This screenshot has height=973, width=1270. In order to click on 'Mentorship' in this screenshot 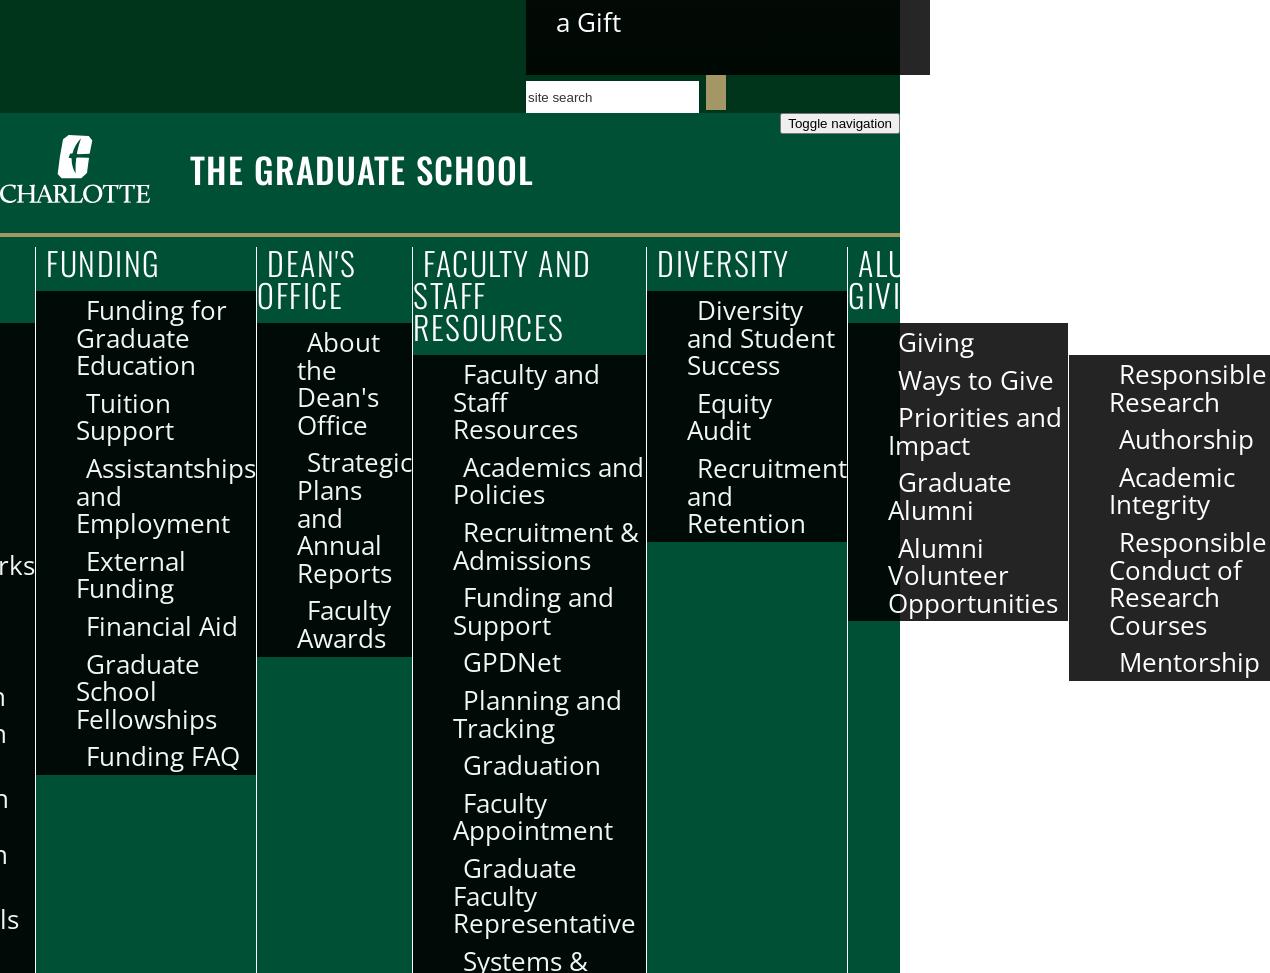, I will do `click(1188, 661)`.